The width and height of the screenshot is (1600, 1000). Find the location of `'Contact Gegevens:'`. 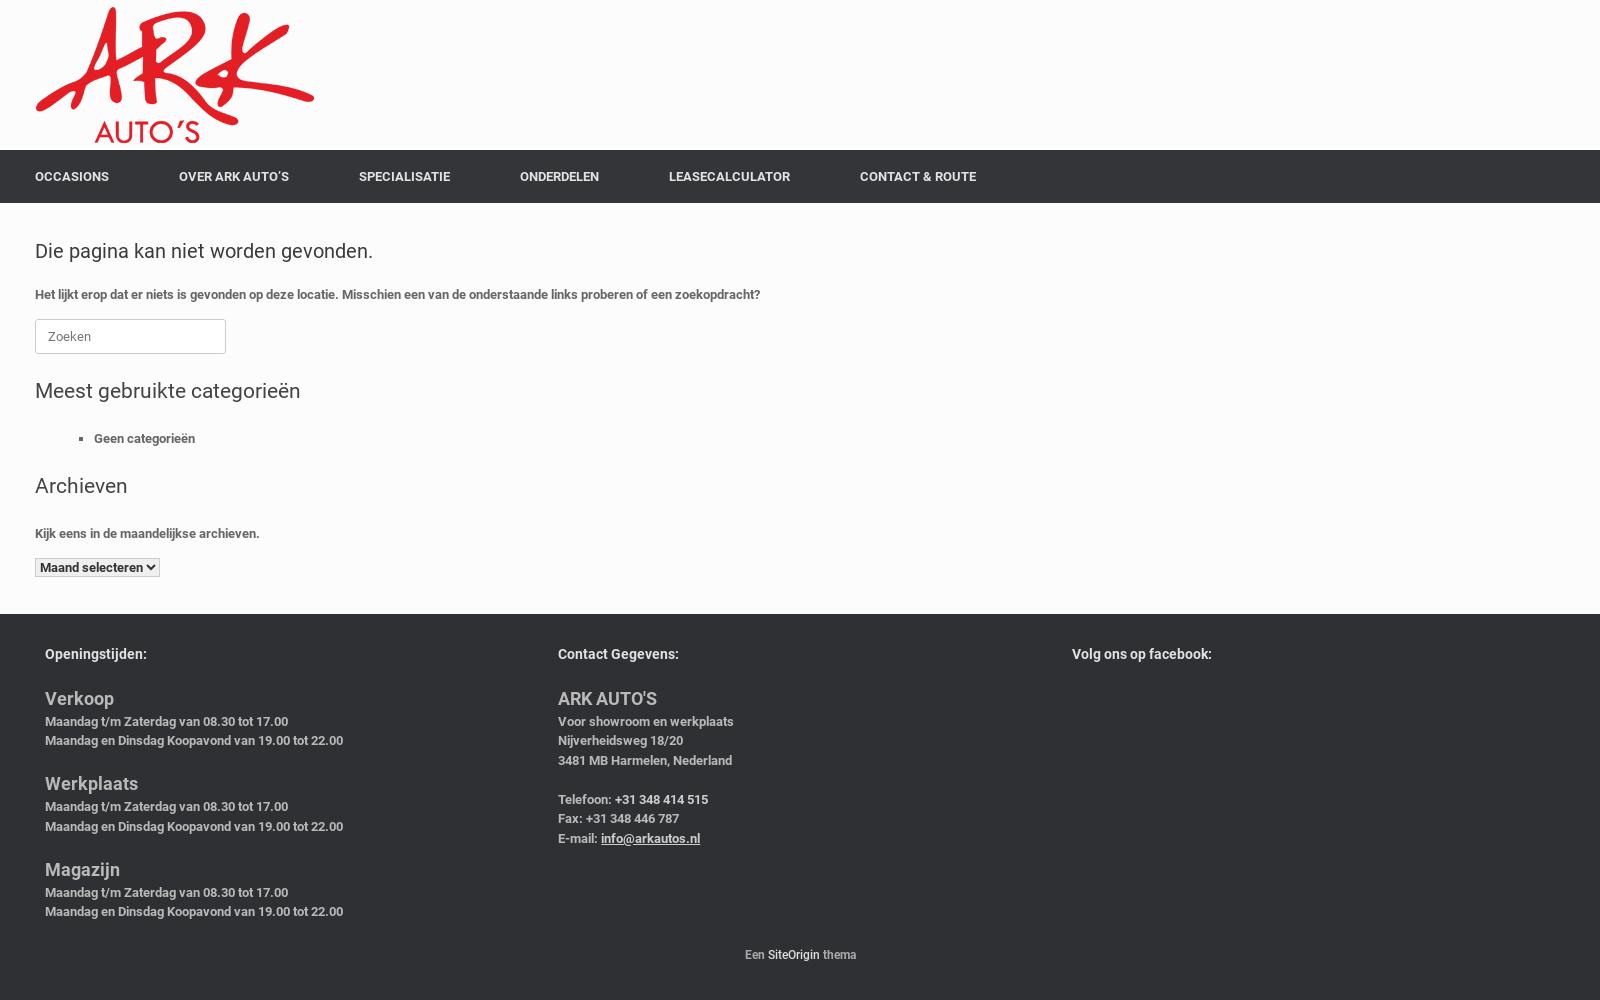

'Contact Gegevens:' is located at coordinates (618, 653).